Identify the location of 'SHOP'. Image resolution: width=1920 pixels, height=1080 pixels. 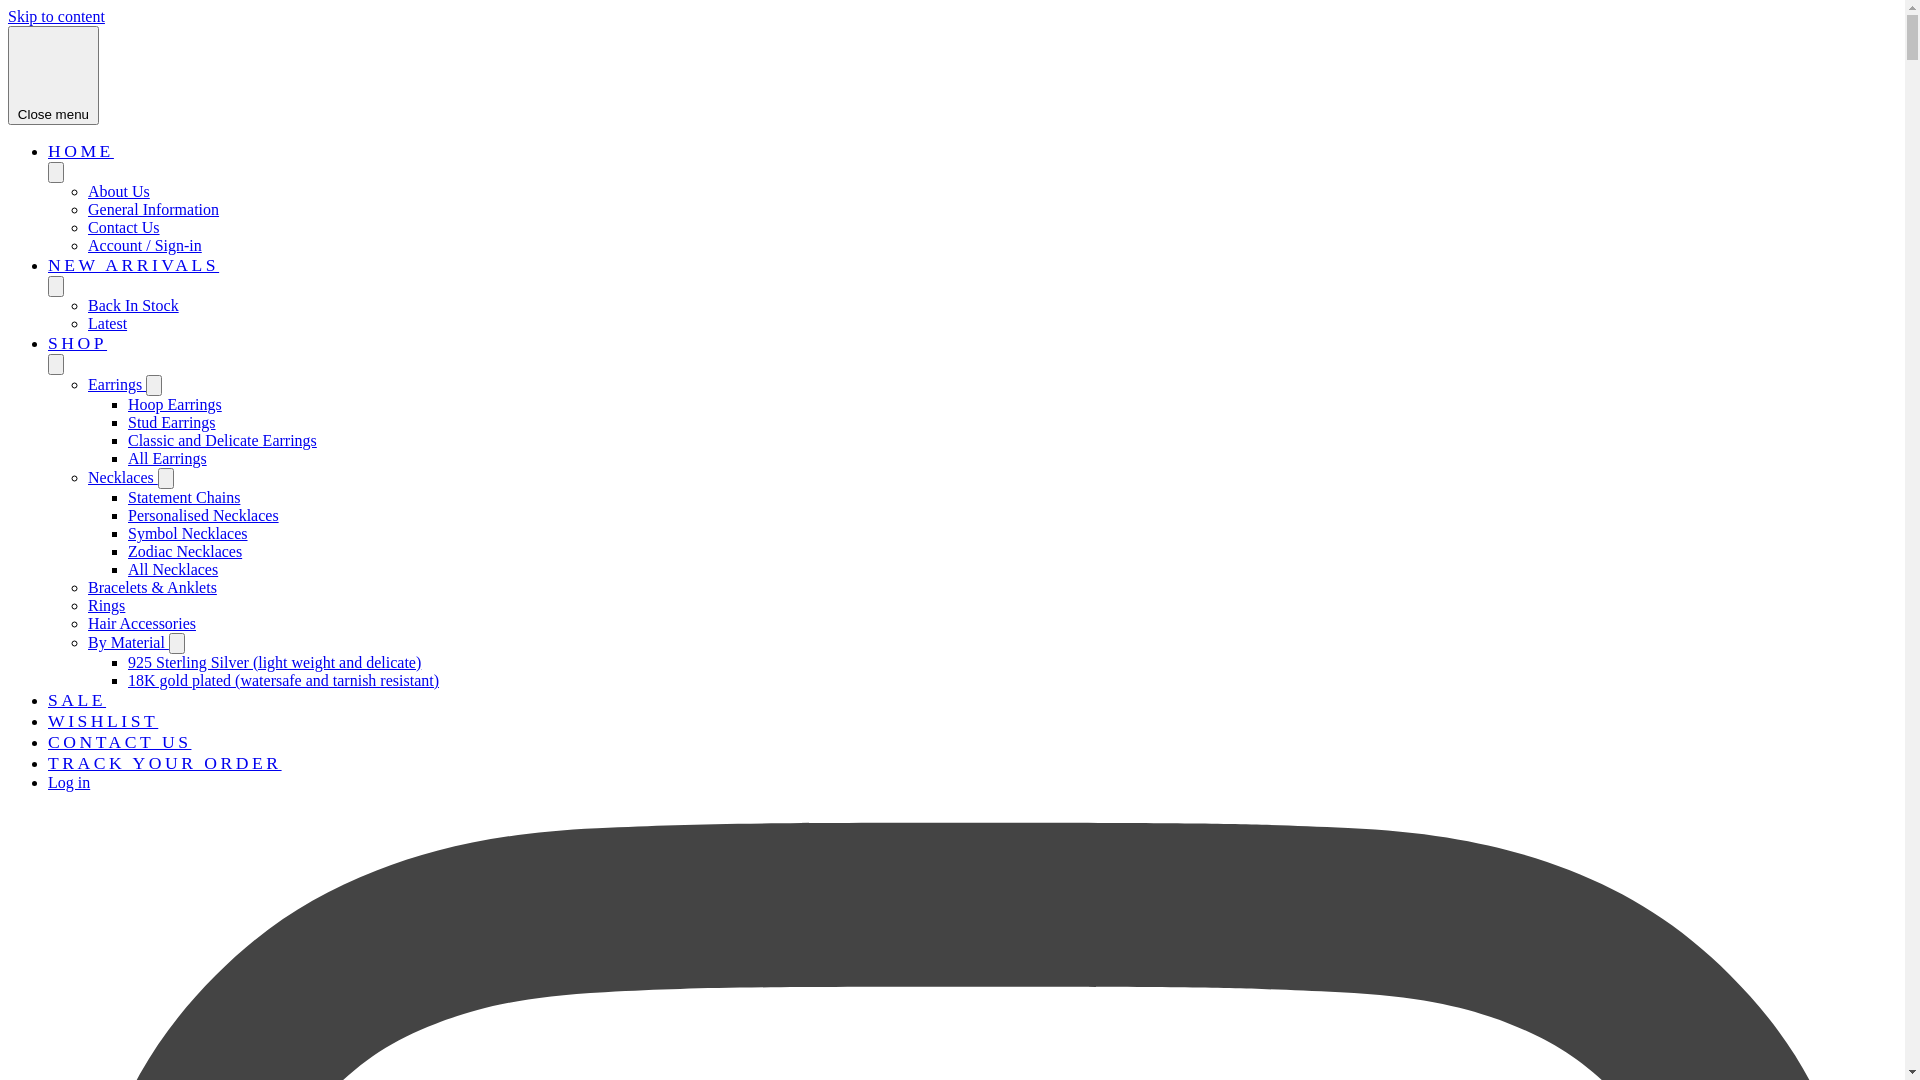
(77, 342).